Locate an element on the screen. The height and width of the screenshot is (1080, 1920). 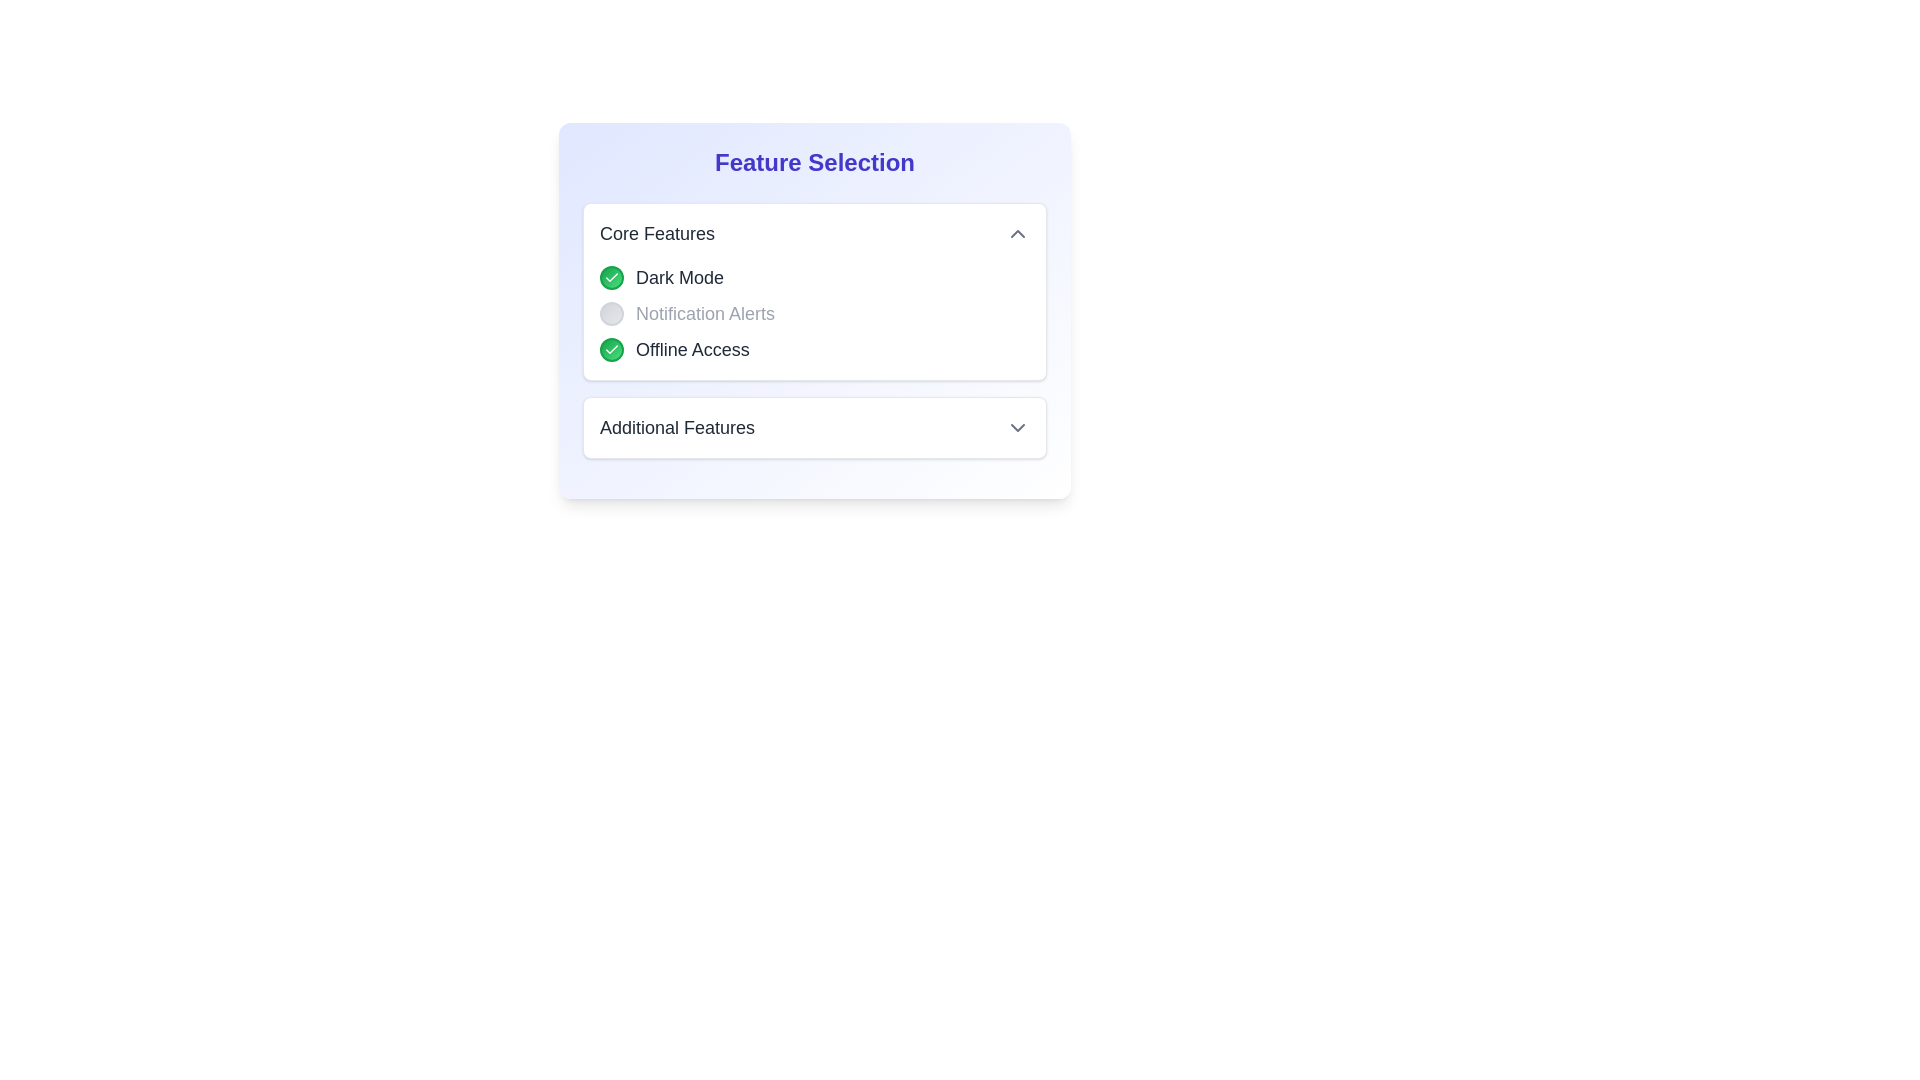
the chevron-shaped toggle icon located to the right of the 'Core Features' text in the 'Feature Selection' box is located at coordinates (1017, 233).